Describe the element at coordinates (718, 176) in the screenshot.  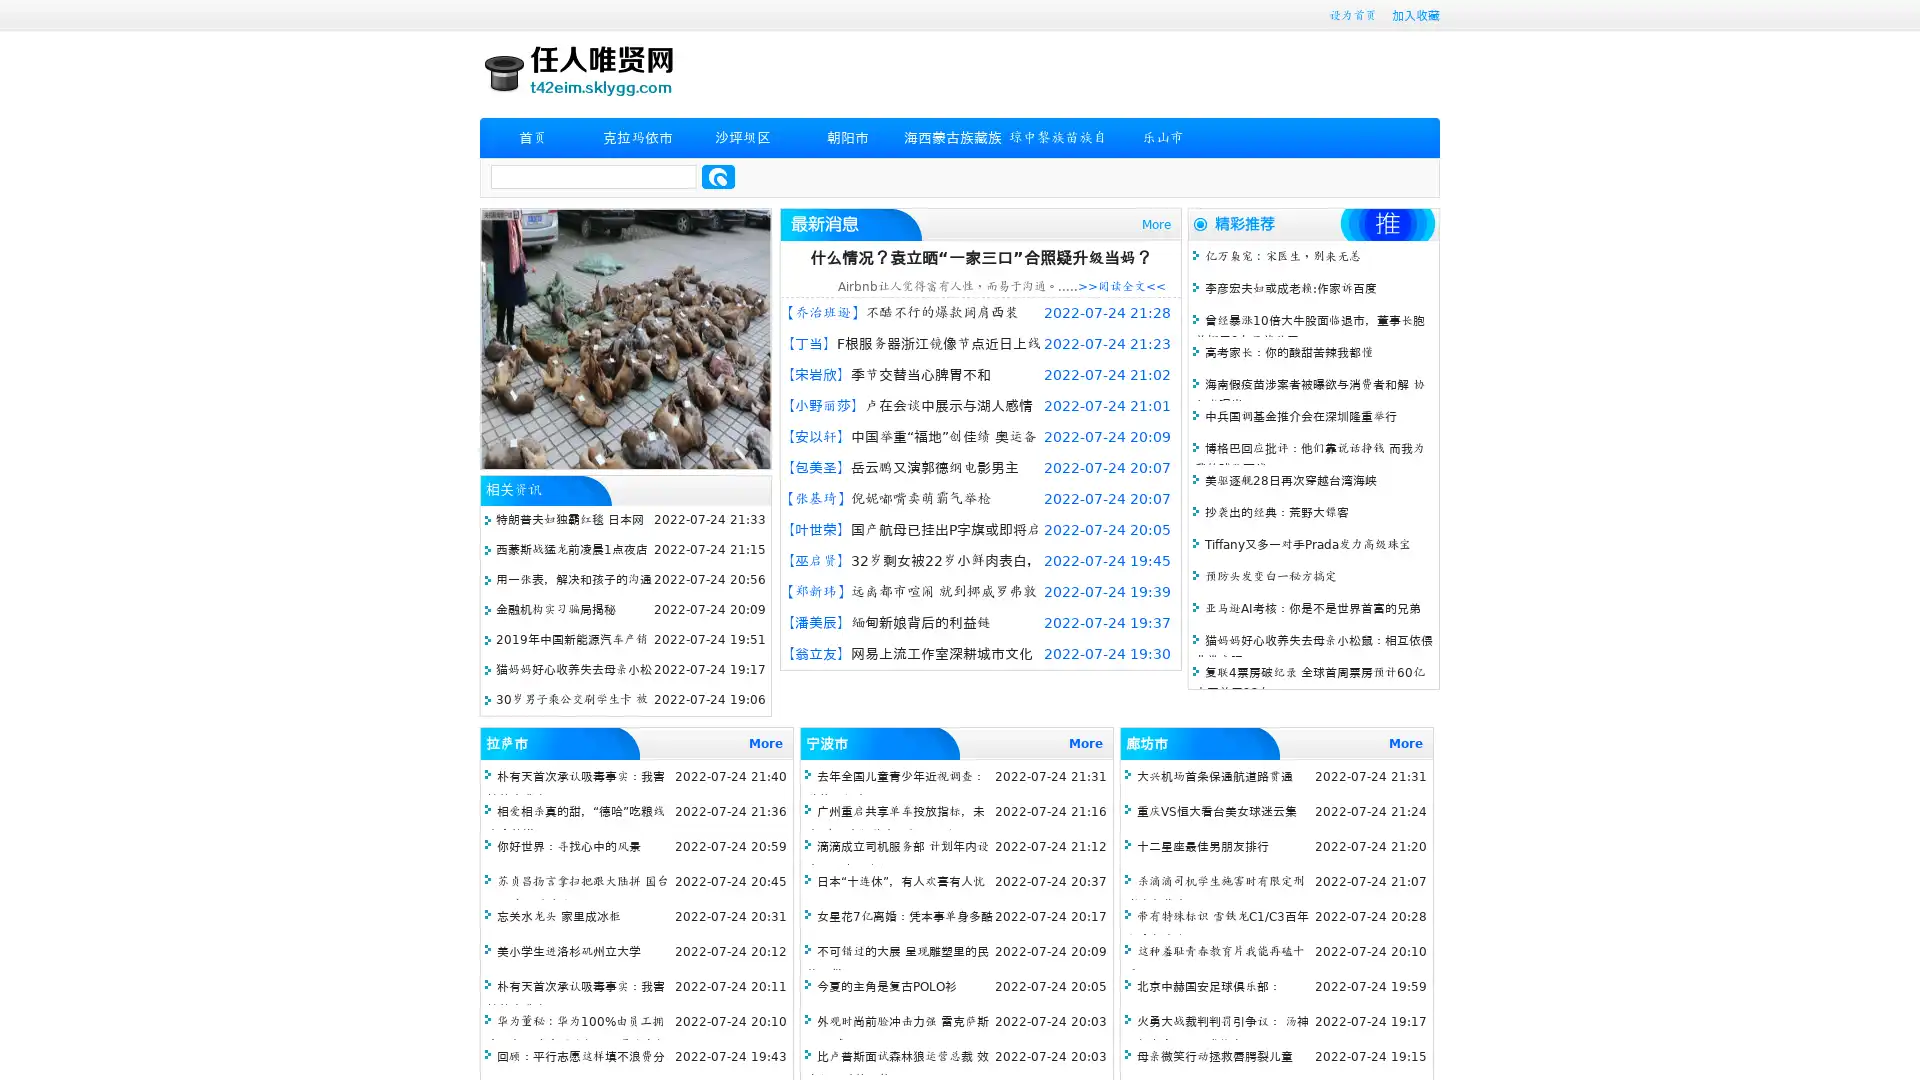
I see `Search` at that location.